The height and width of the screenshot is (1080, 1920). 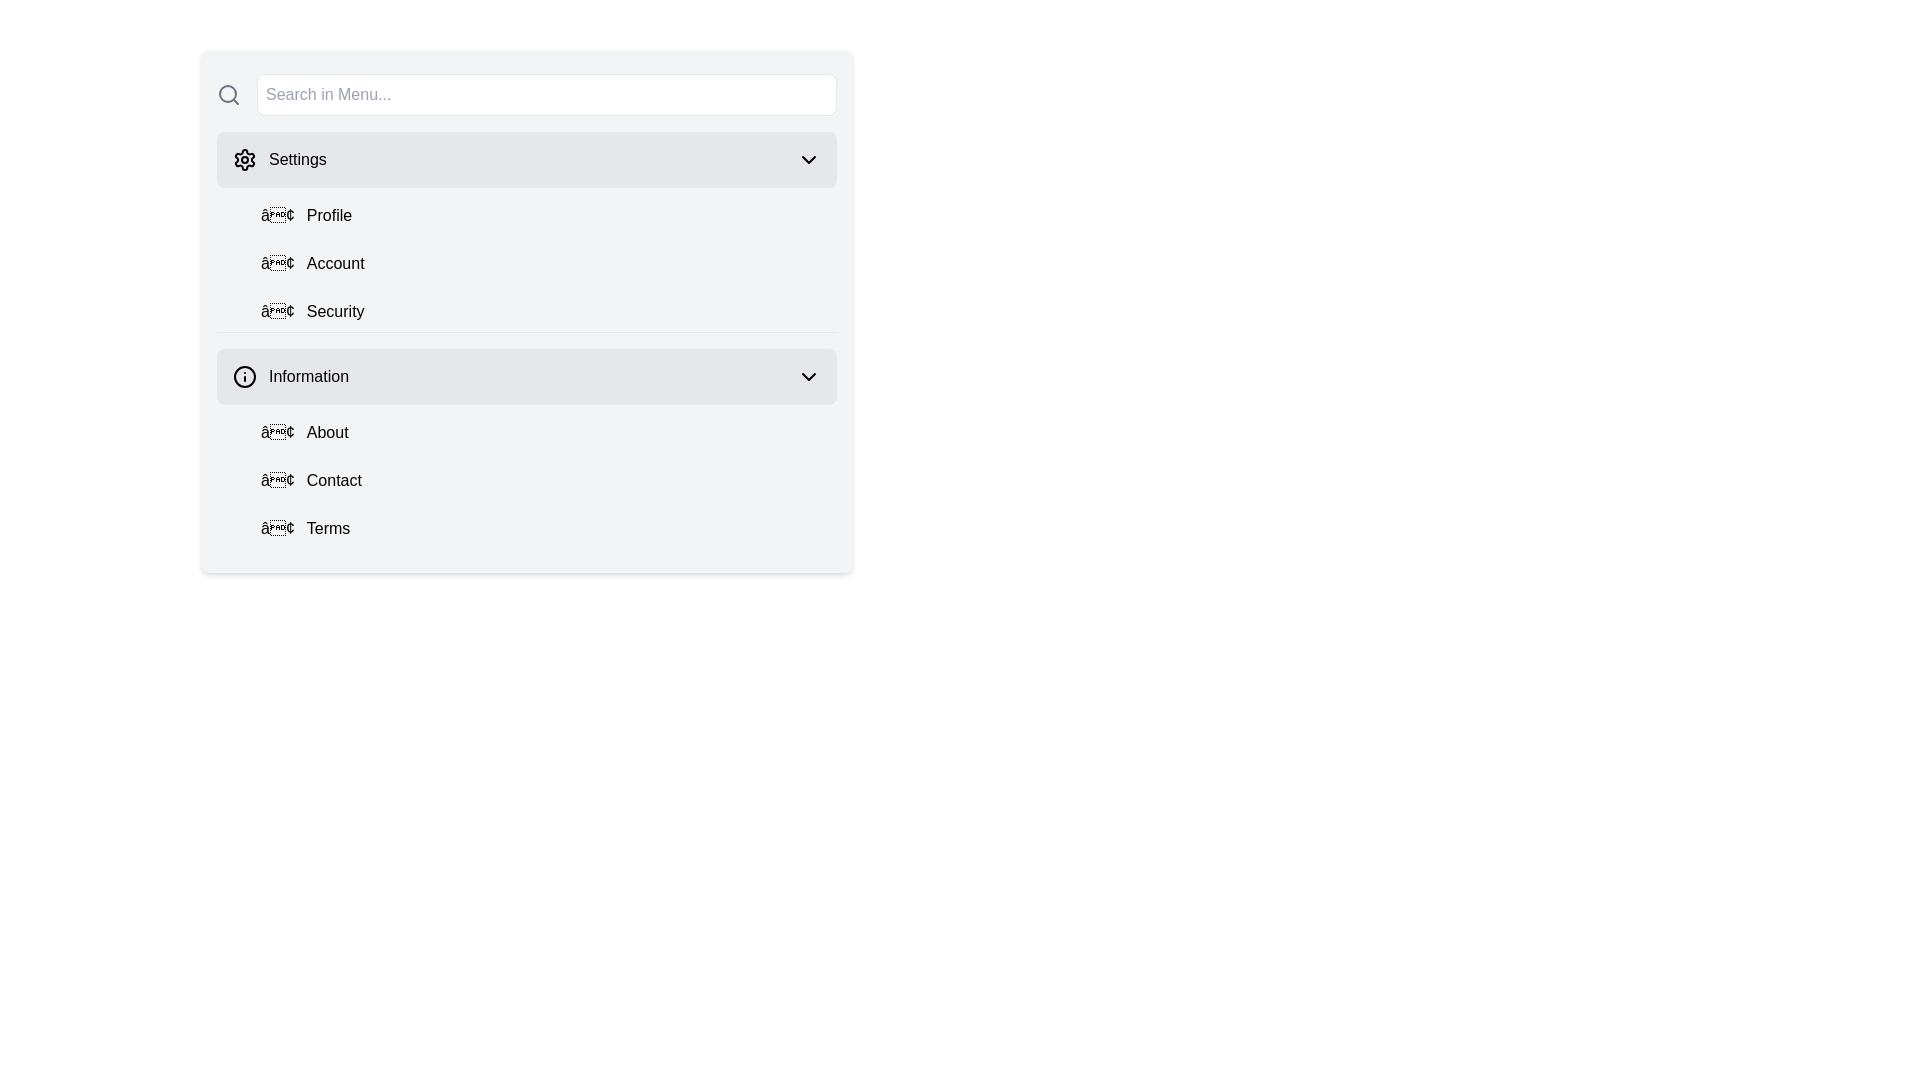 What do you see at coordinates (527, 312) in the screenshot?
I see `the 'Security' menu item` at bounding box center [527, 312].